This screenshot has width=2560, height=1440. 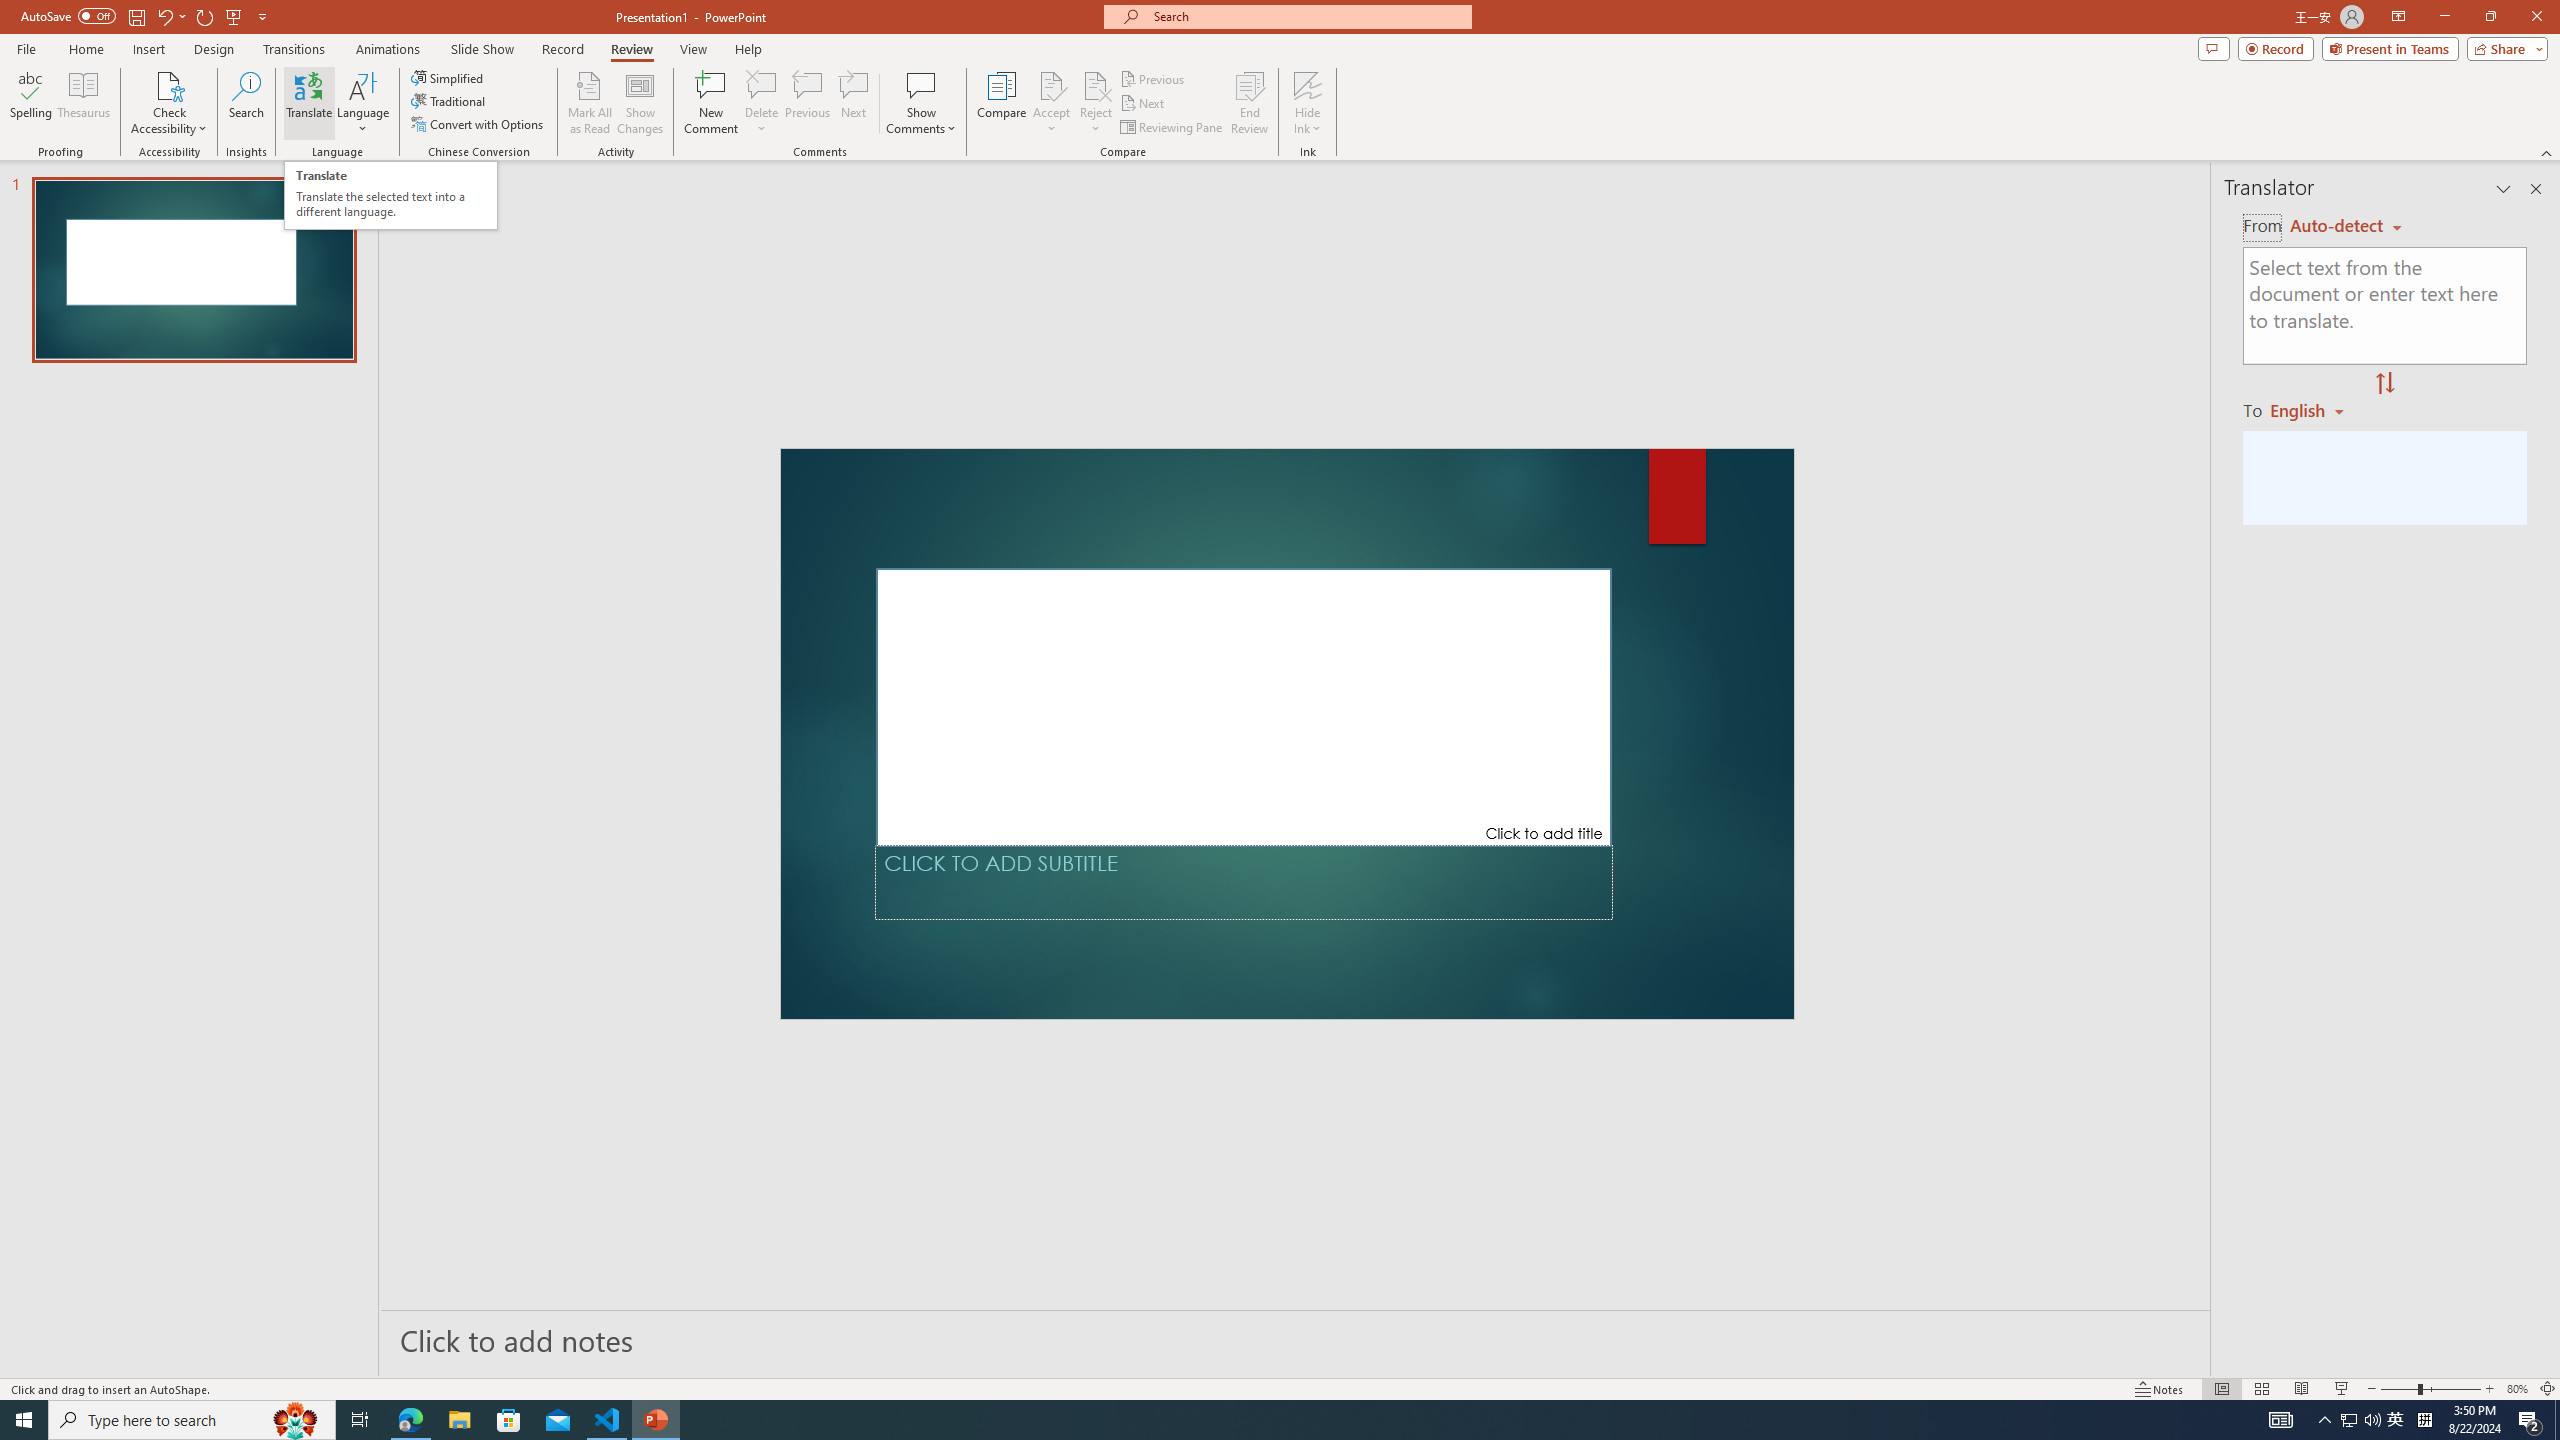 What do you see at coordinates (921, 103) in the screenshot?
I see `'Show Comments'` at bounding box center [921, 103].